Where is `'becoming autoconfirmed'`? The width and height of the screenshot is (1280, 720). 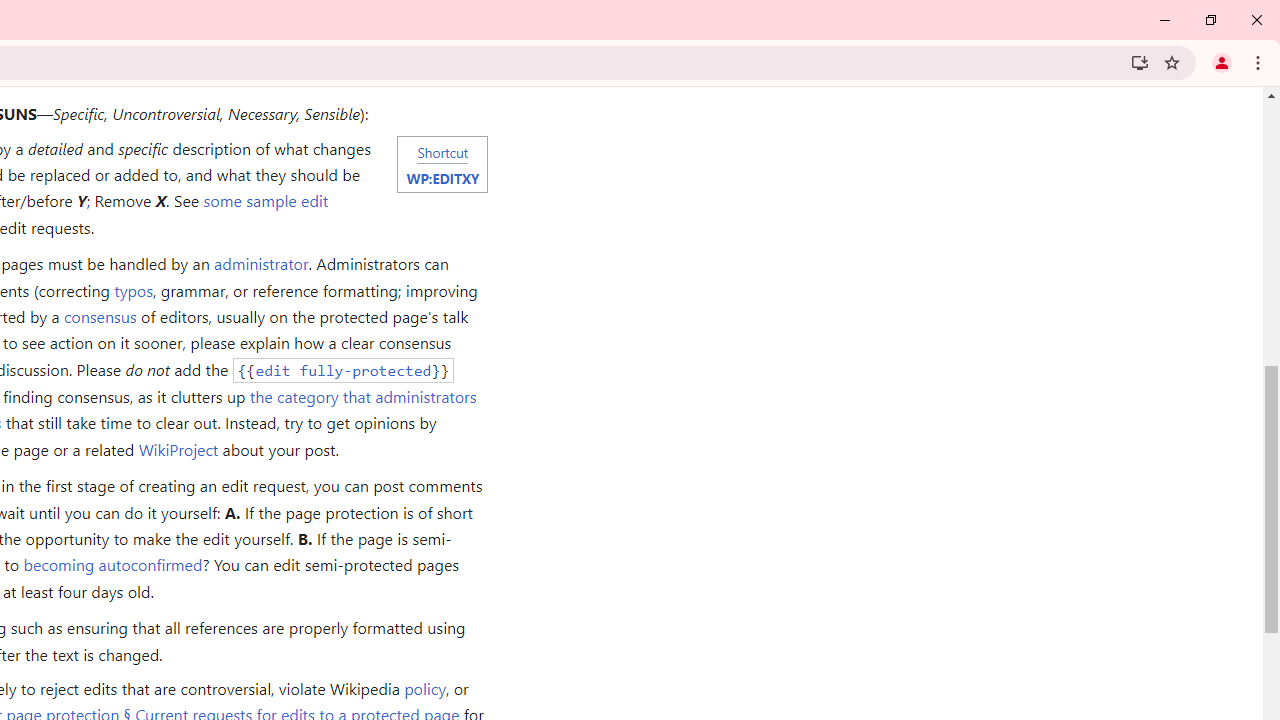 'becoming autoconfirmed' is located at coordinates (112, 564).